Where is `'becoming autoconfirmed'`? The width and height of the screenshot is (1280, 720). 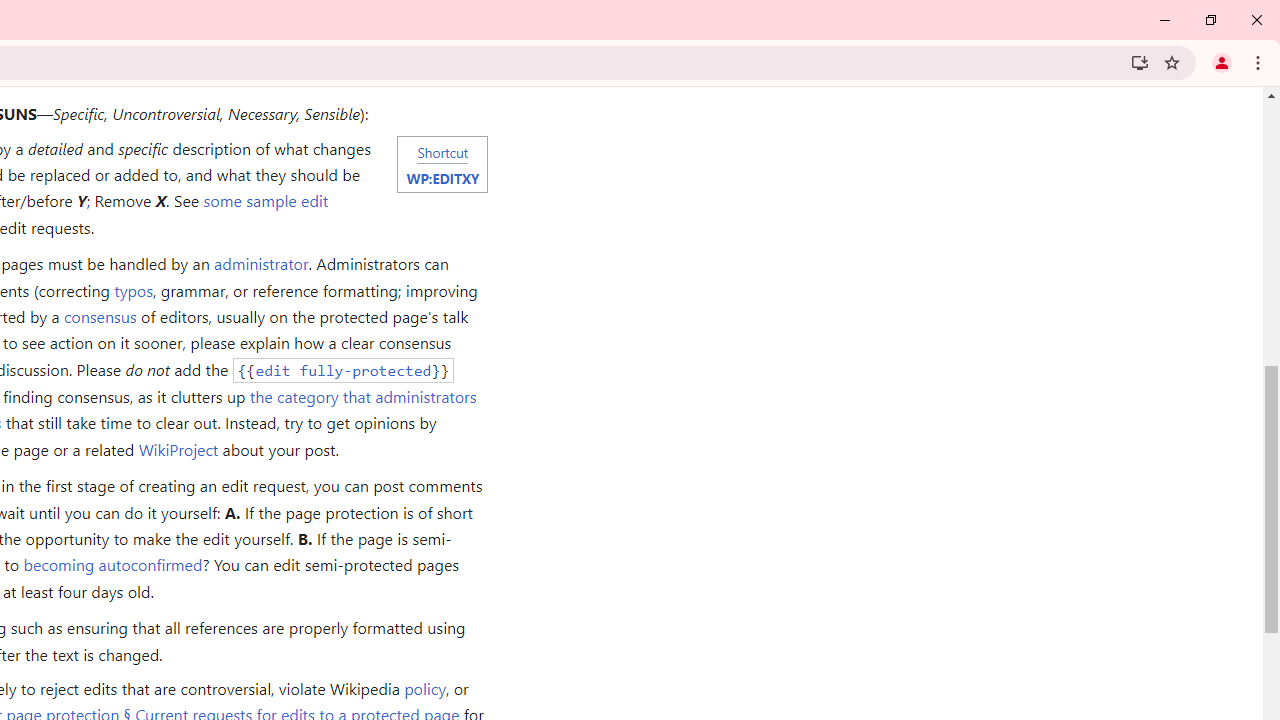 'becoming autoconfirmed' is located at coordinates (112, 564).